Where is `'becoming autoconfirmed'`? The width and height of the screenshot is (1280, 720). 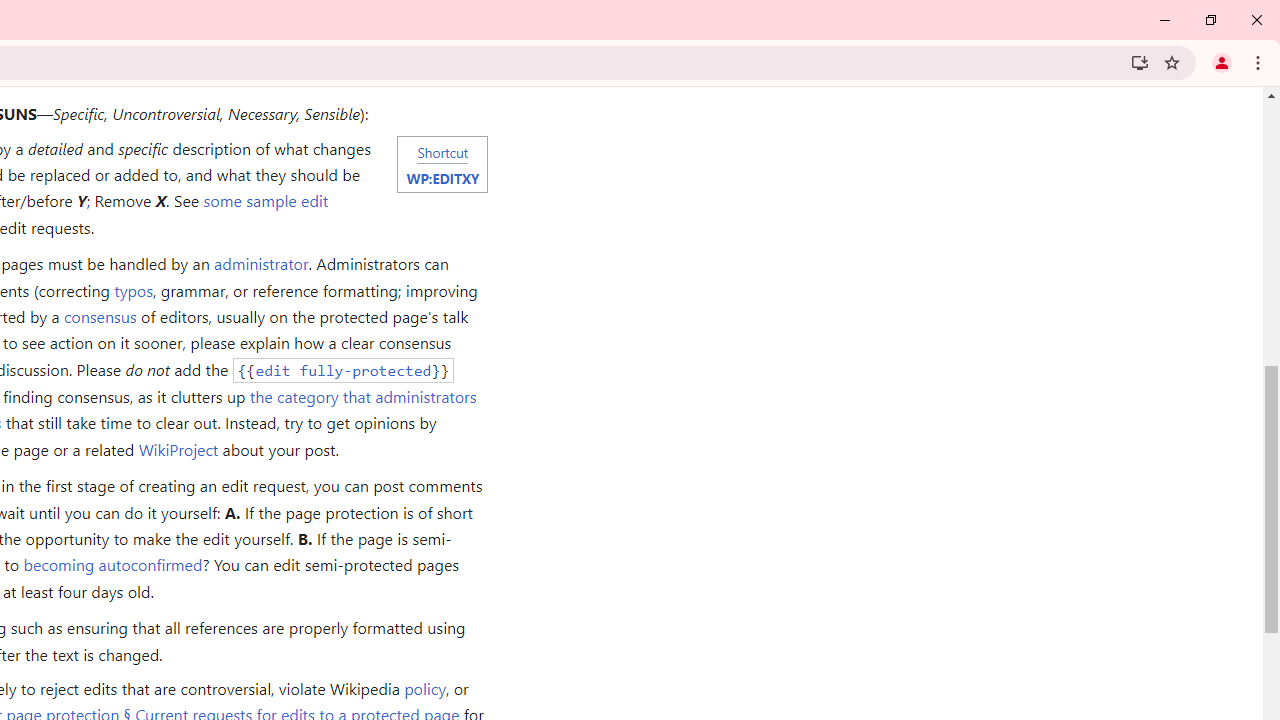 'becoming autoconfirmed' is located at coordinates (112, 564).